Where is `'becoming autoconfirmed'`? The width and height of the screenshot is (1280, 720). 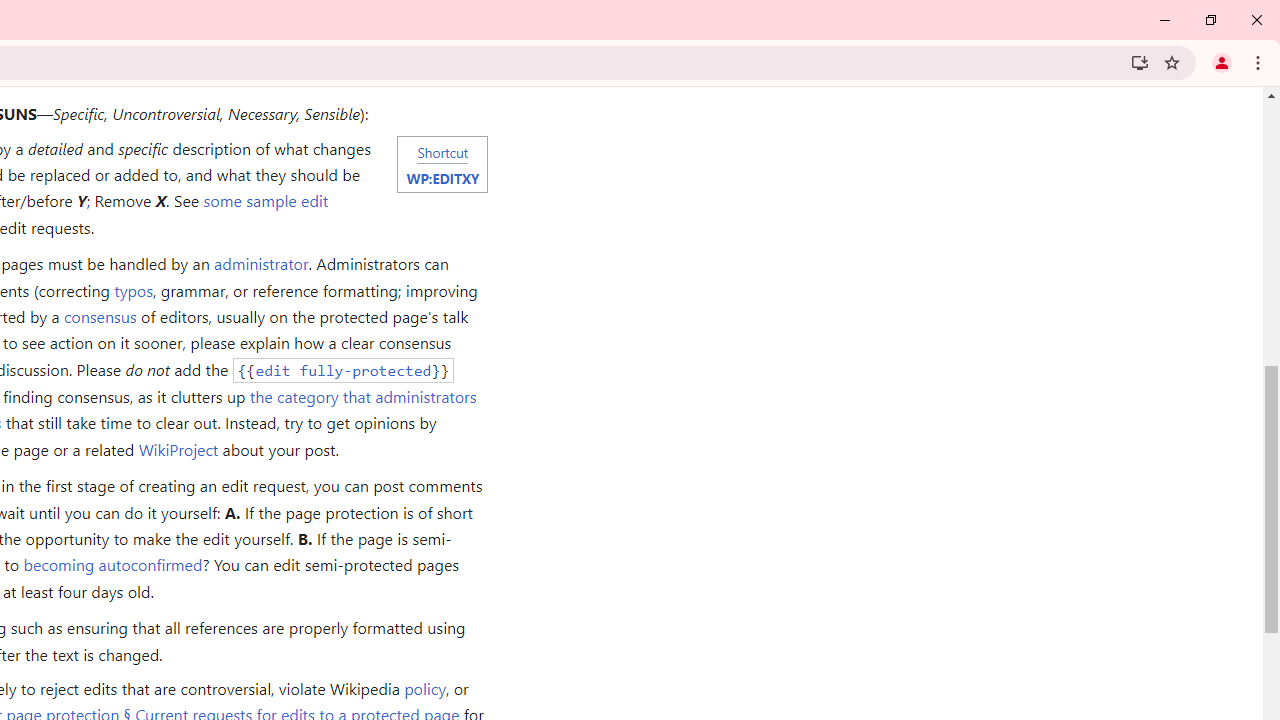 'becoming autoconfirmed' is located at coordinates (112, 564).